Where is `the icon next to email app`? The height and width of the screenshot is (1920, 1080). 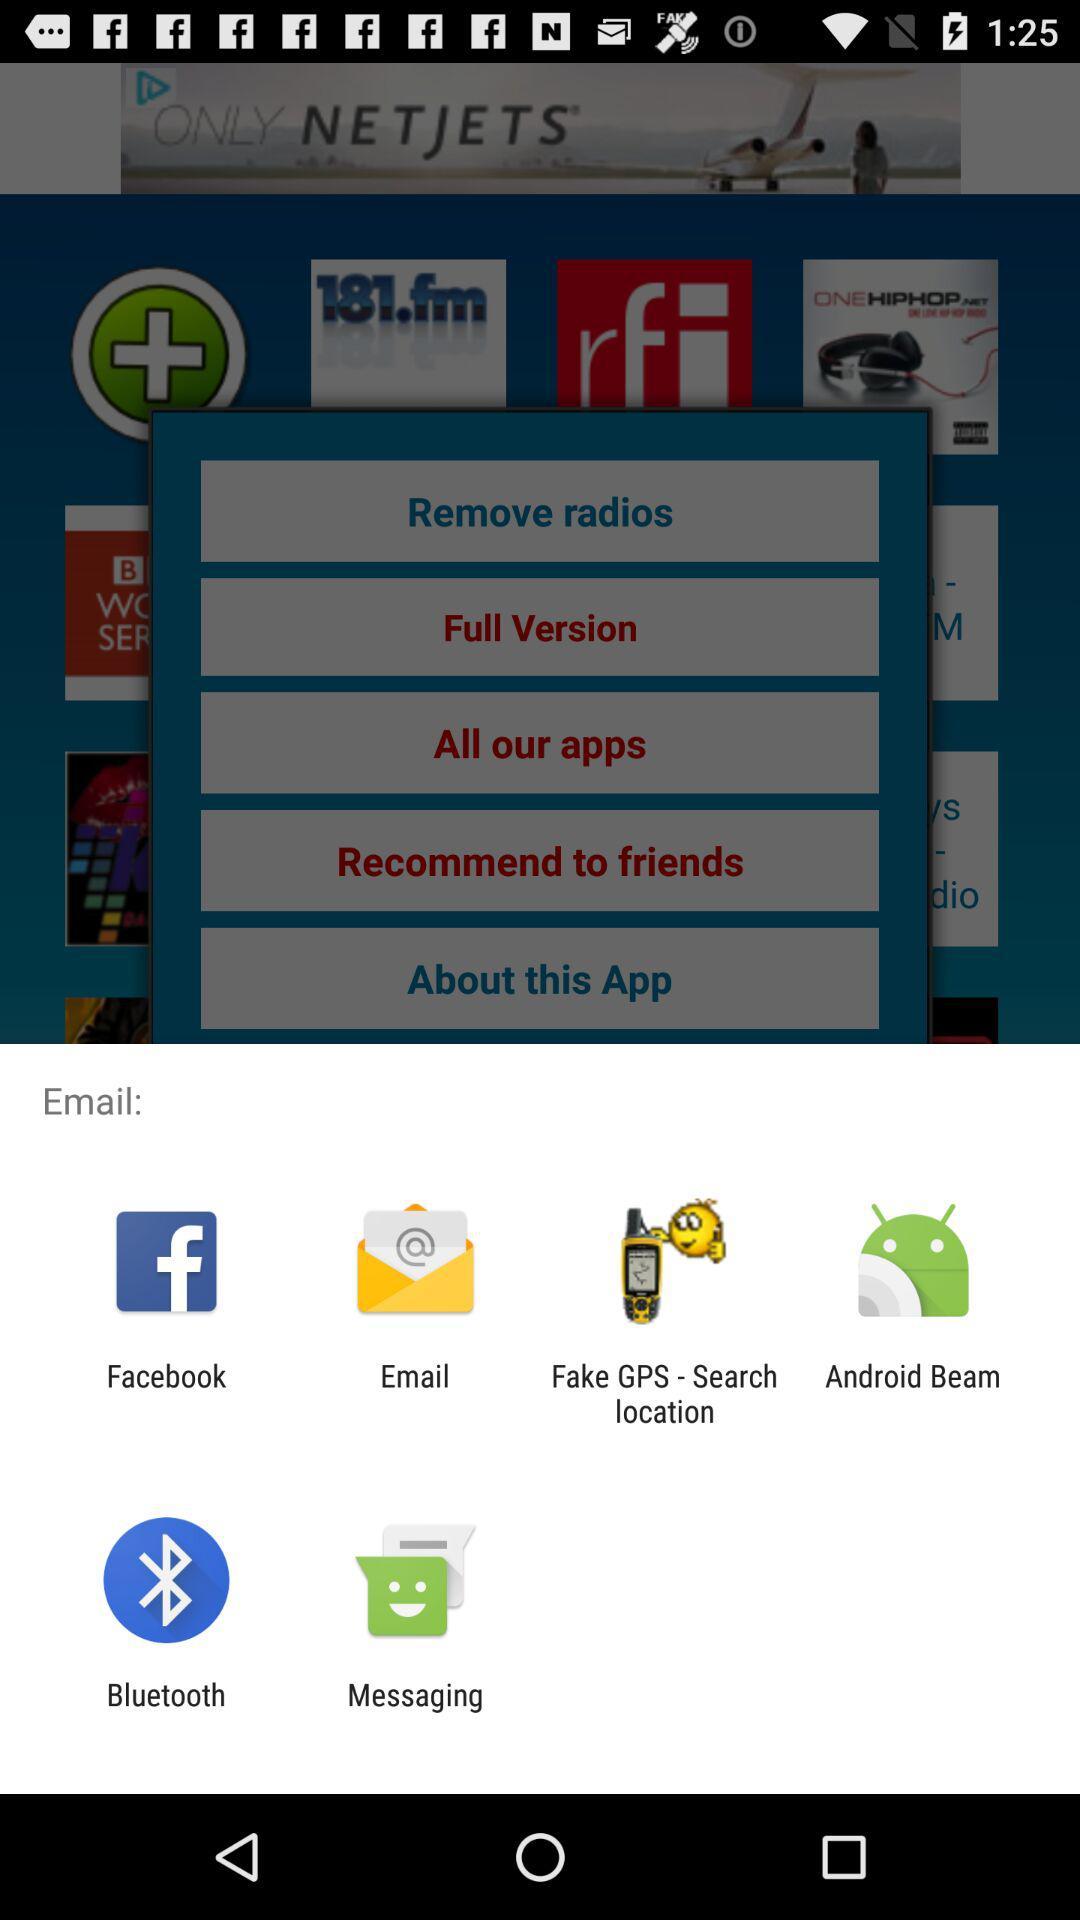 the icon next to email app is located at coordinates (165, 1392).